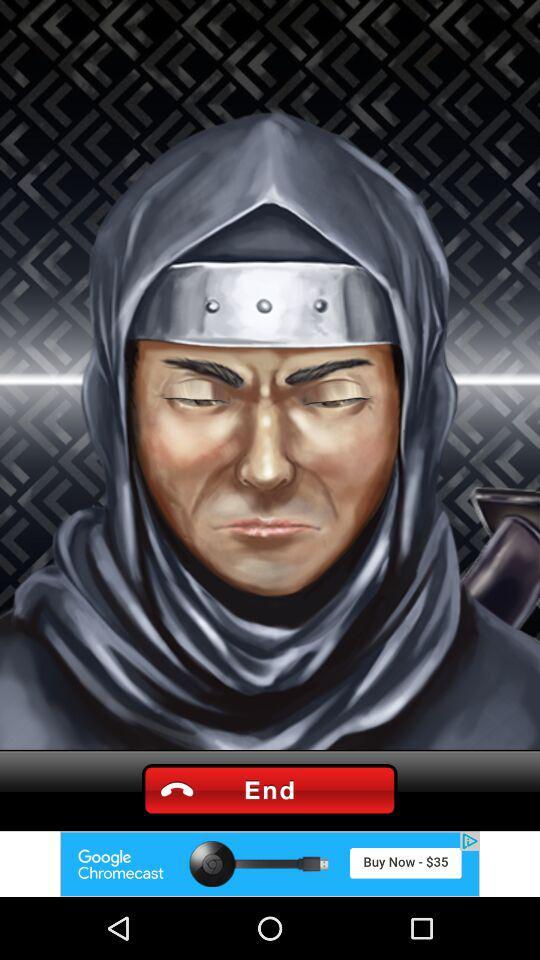 This screenshot has height=960, width=540. Describe the element at coordinates (269, 790) in the screenshot. I see `call end` at that location.